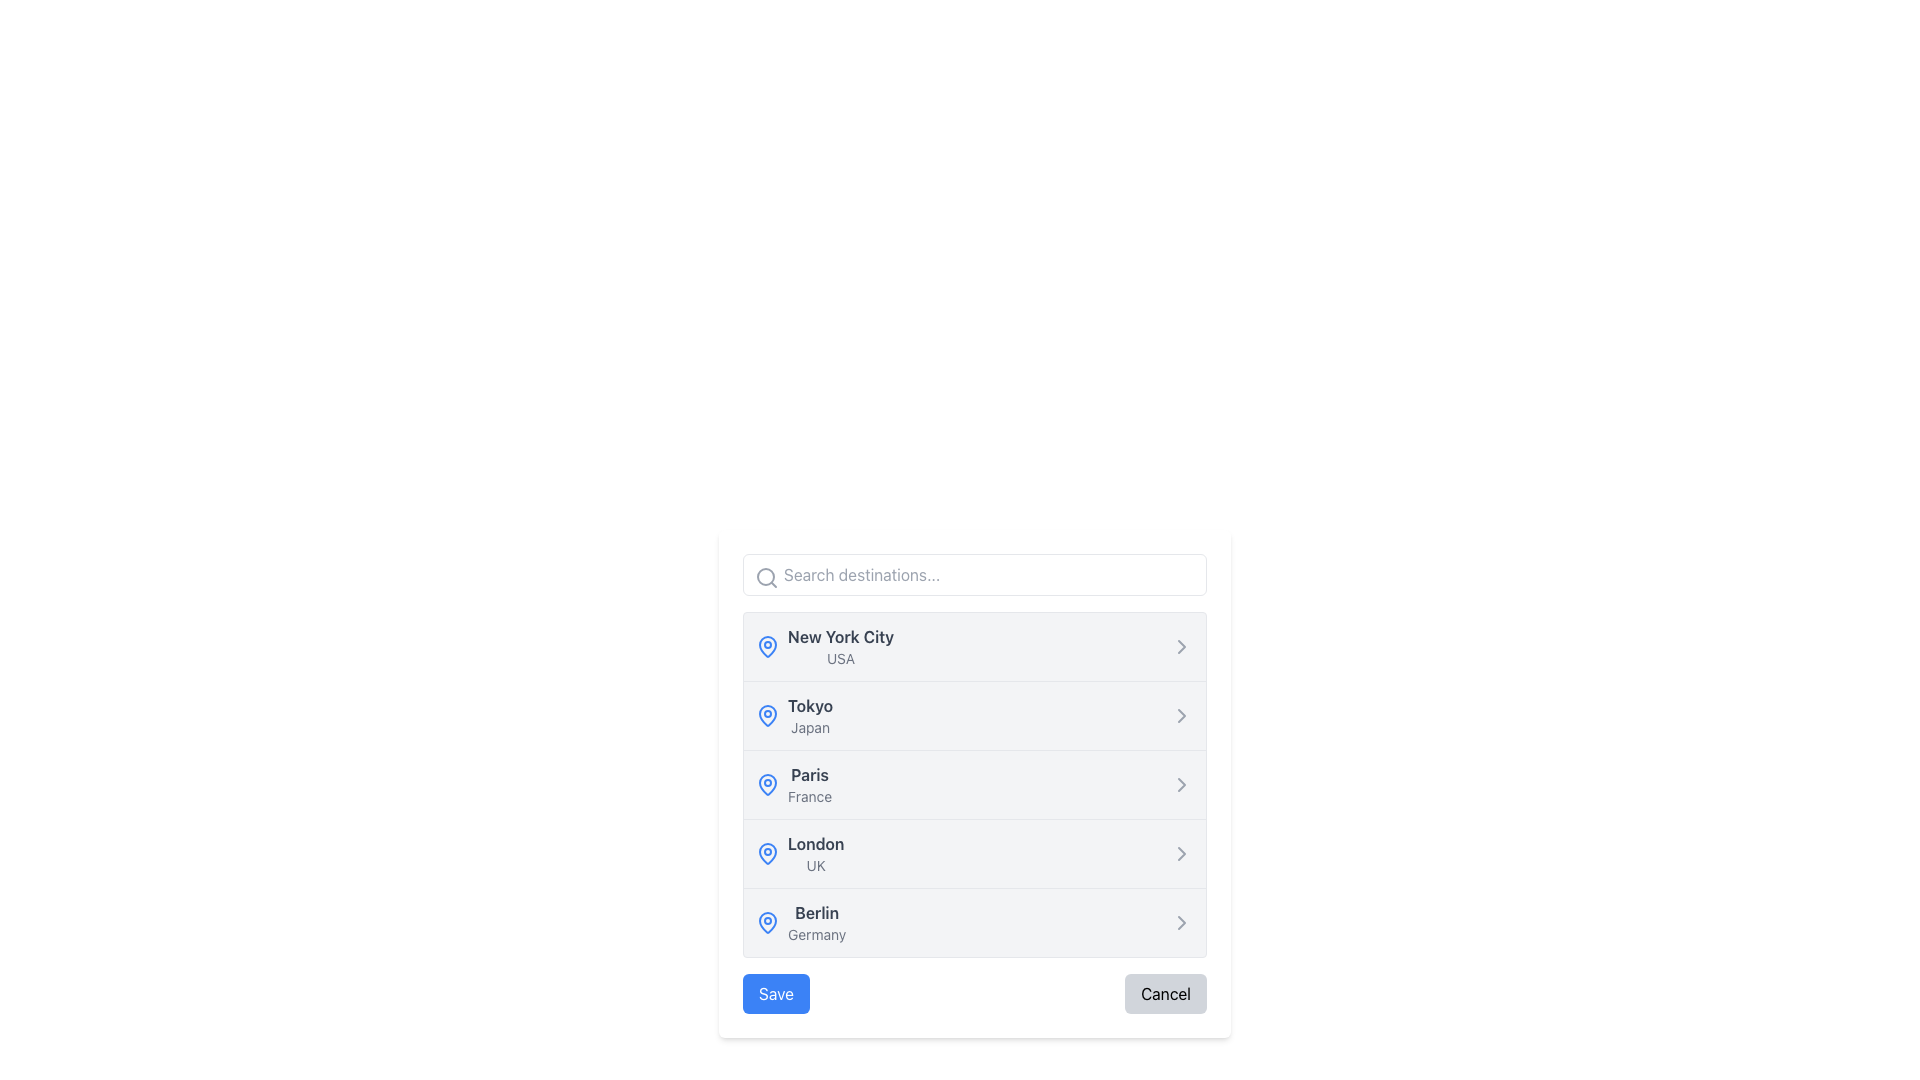 The width and height of the screenshot is (1920, 1080). I want to click on the small gray right-pointing chevron icon located at the right edge of the row for 'New York City', so click(1181, 647).